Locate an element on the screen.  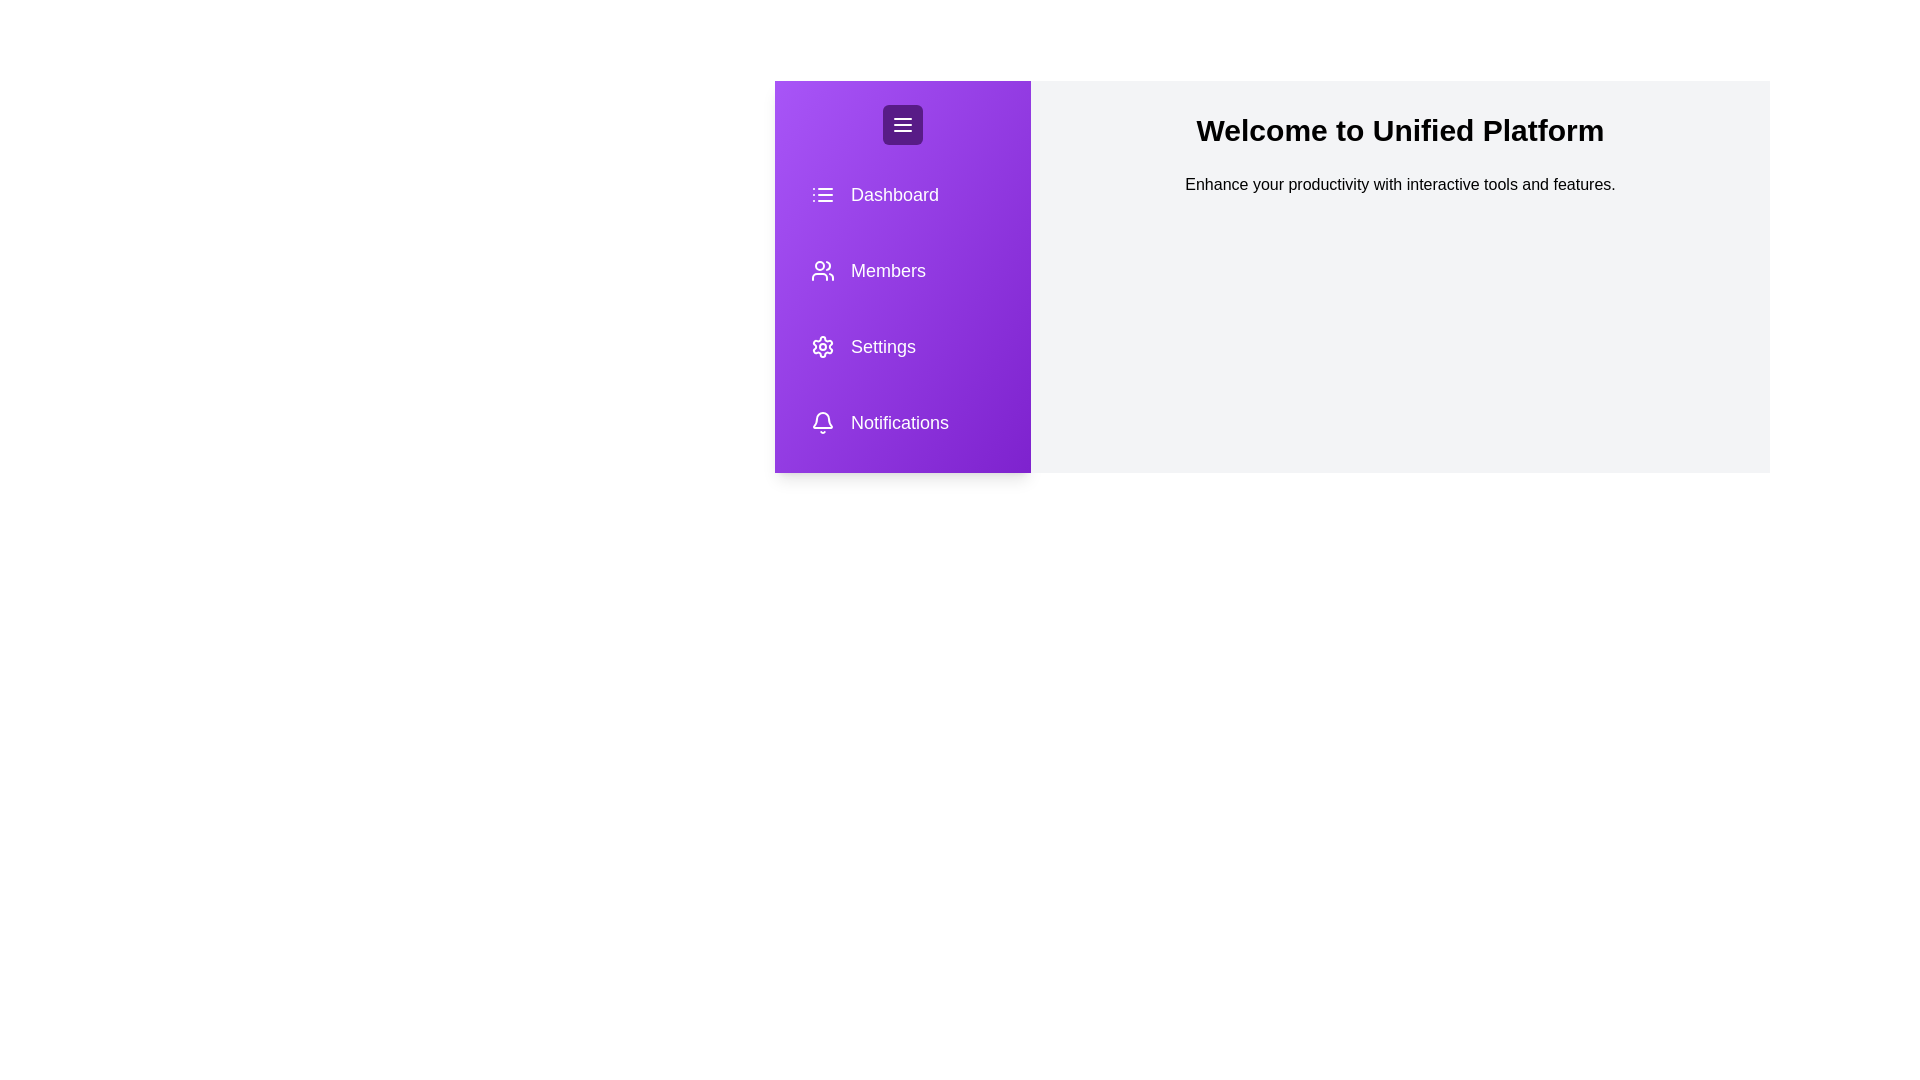
the sidebar item labeled Settings is located at coordinates (882, 346).